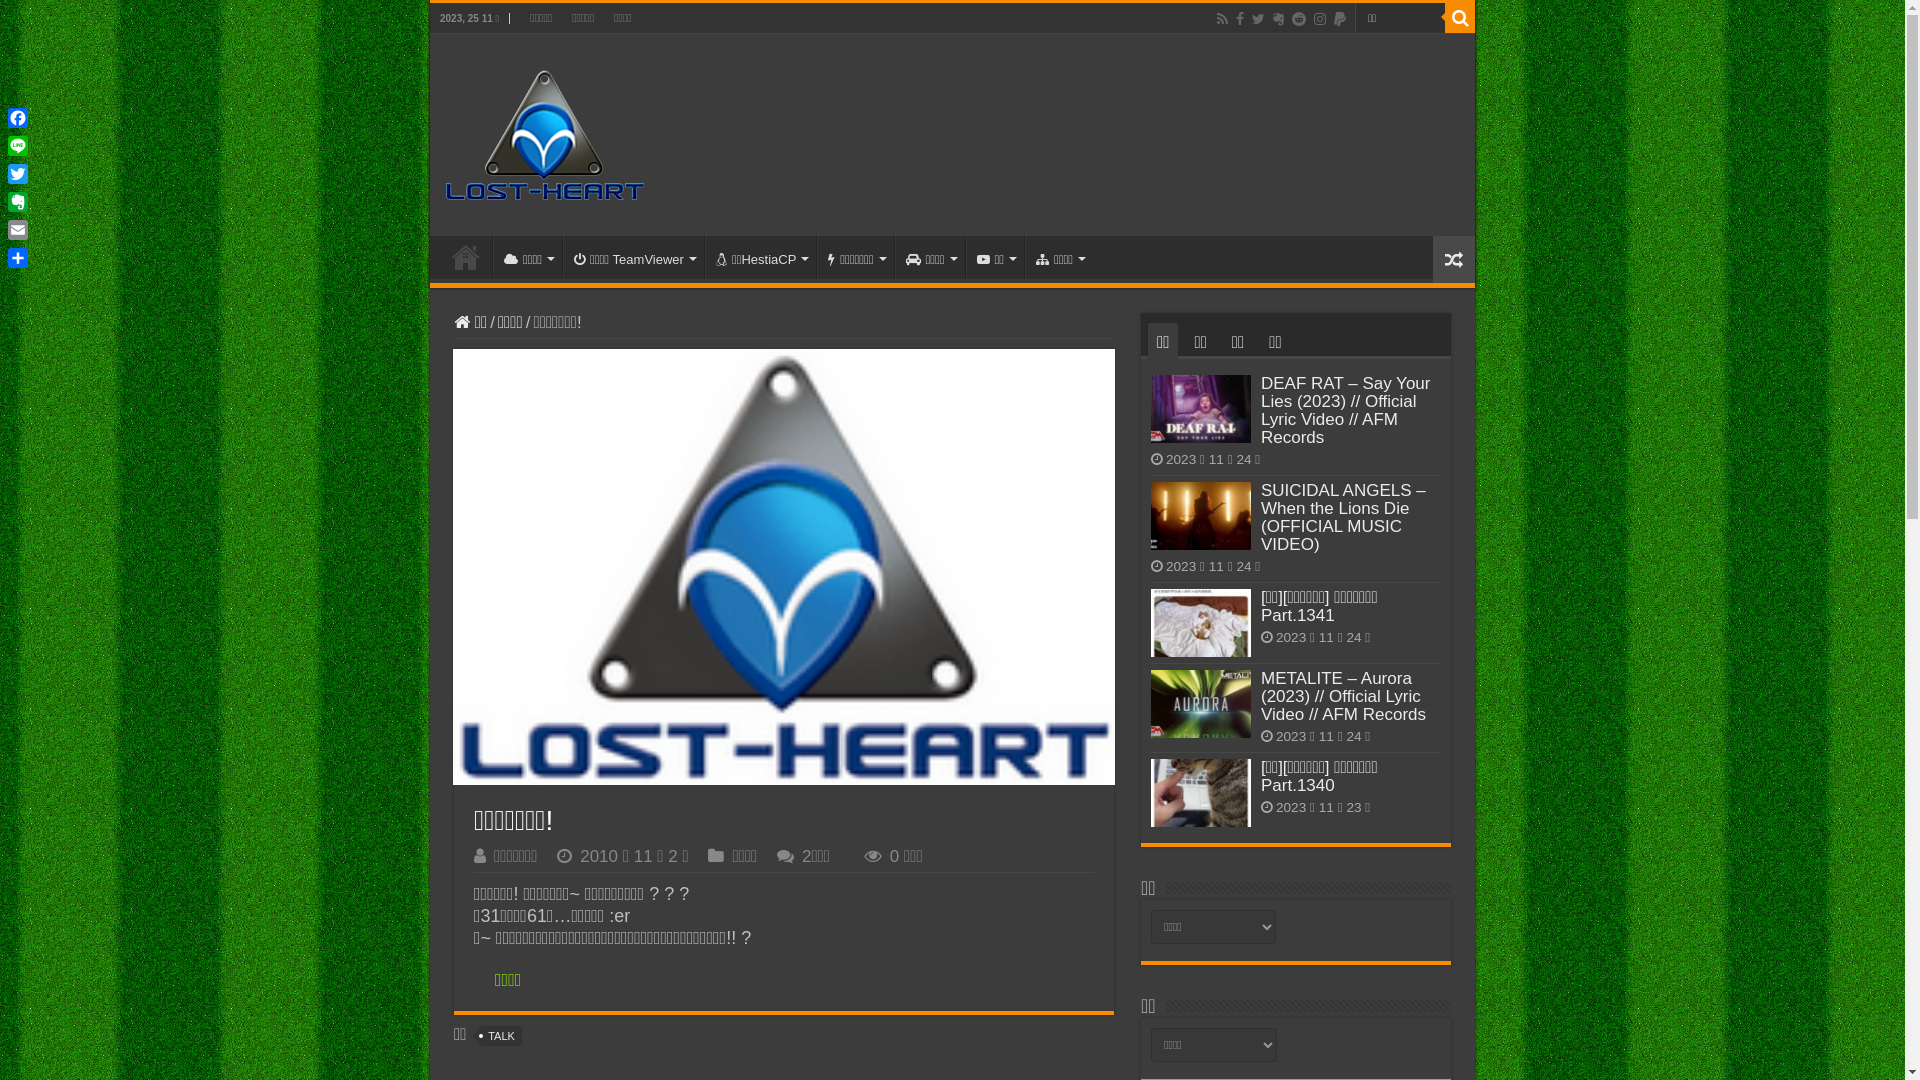  I want to click on 'Evernote', so click(18, 201).